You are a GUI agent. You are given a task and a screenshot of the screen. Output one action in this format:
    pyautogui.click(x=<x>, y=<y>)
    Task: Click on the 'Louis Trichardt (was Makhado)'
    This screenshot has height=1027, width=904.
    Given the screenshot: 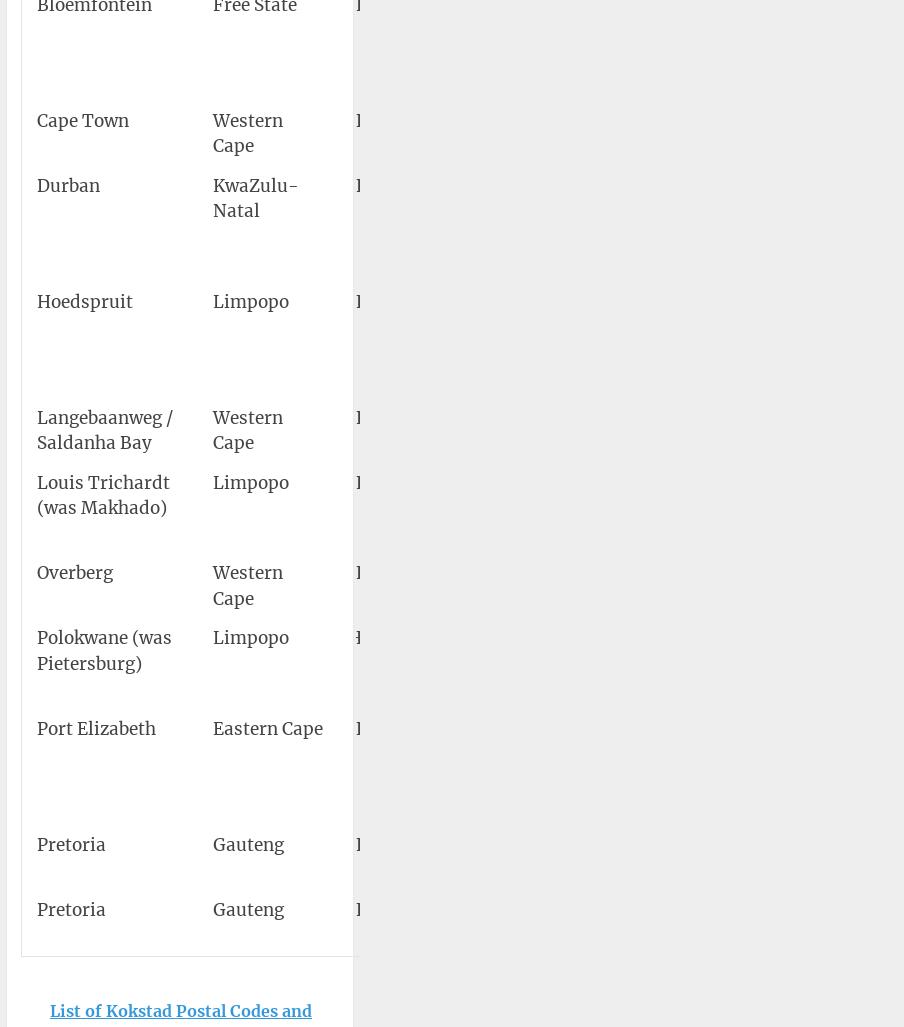 What is the action you would take?
    pyautogui.click(x=103, y=495)
    